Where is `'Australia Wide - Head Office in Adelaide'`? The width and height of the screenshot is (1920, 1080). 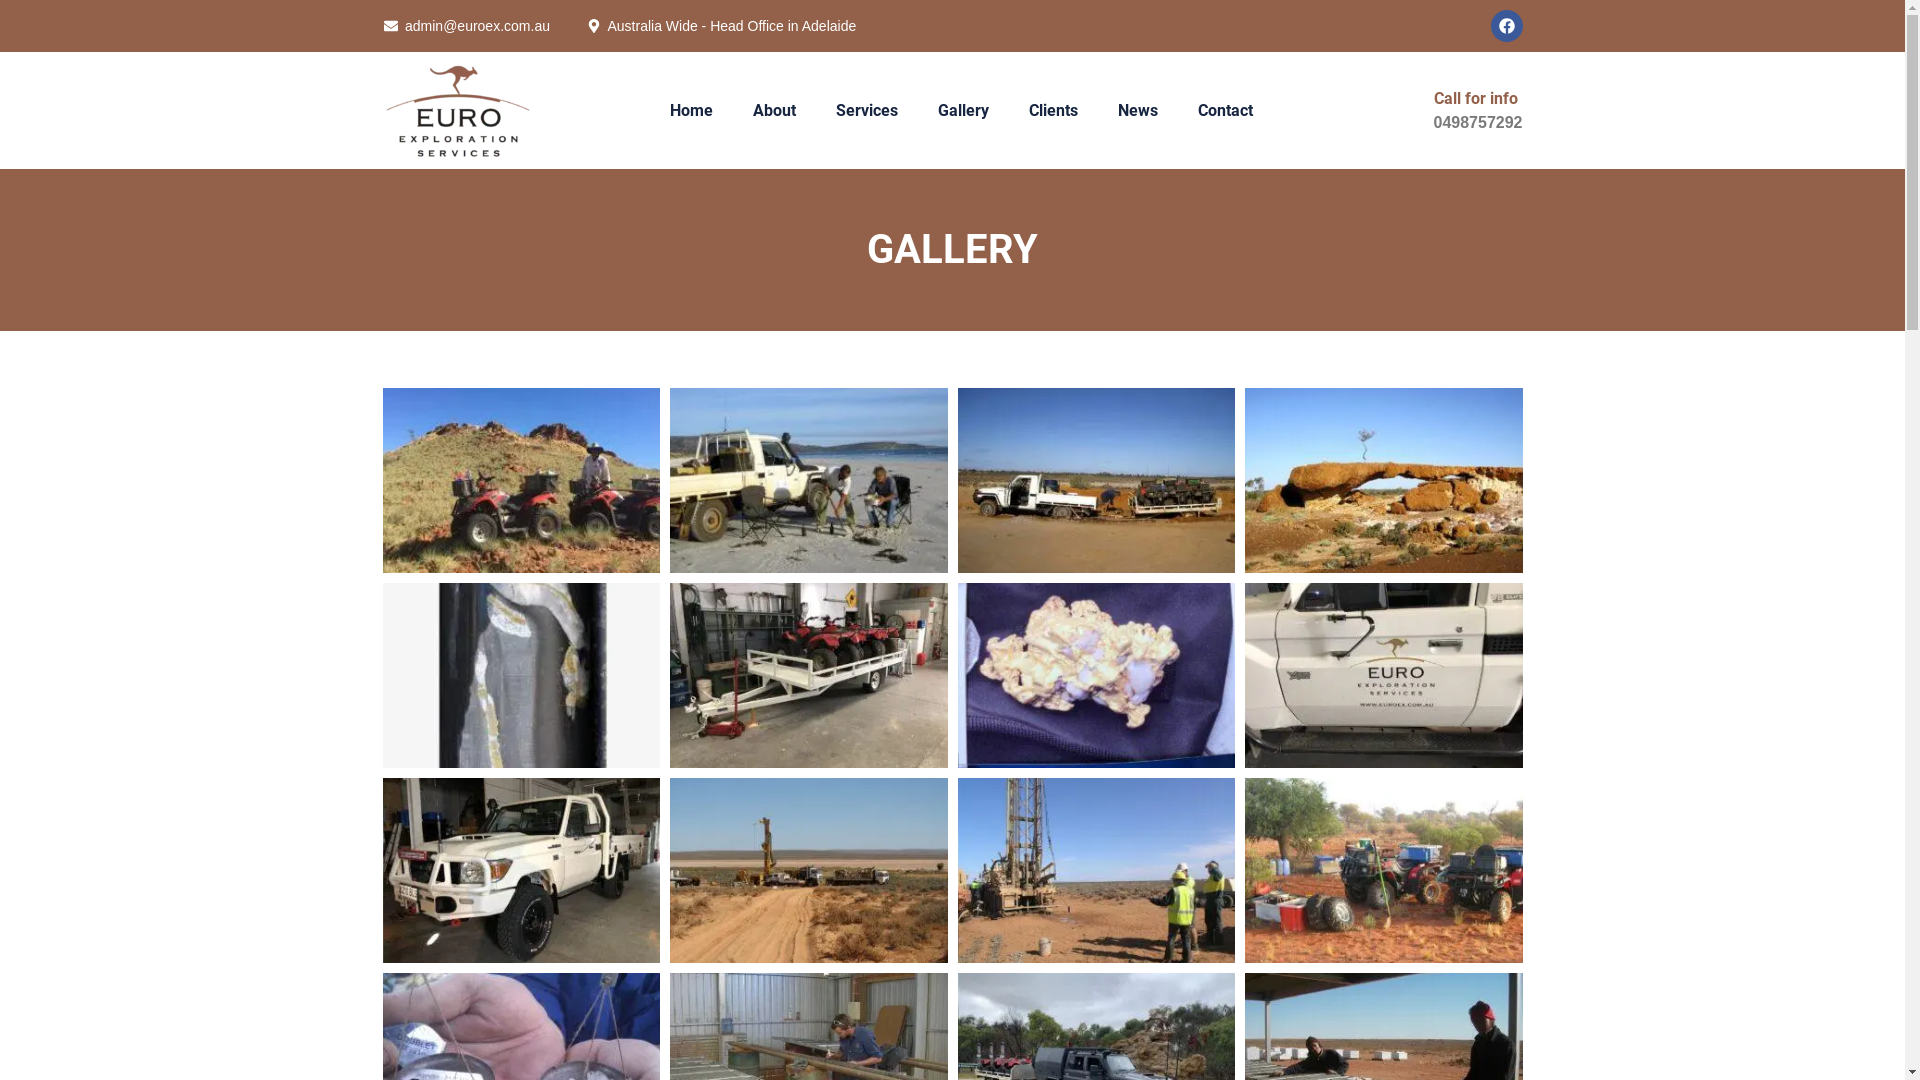
'Australia Wide - Head Office in Adelaide' is located at coordinates (584, 26).